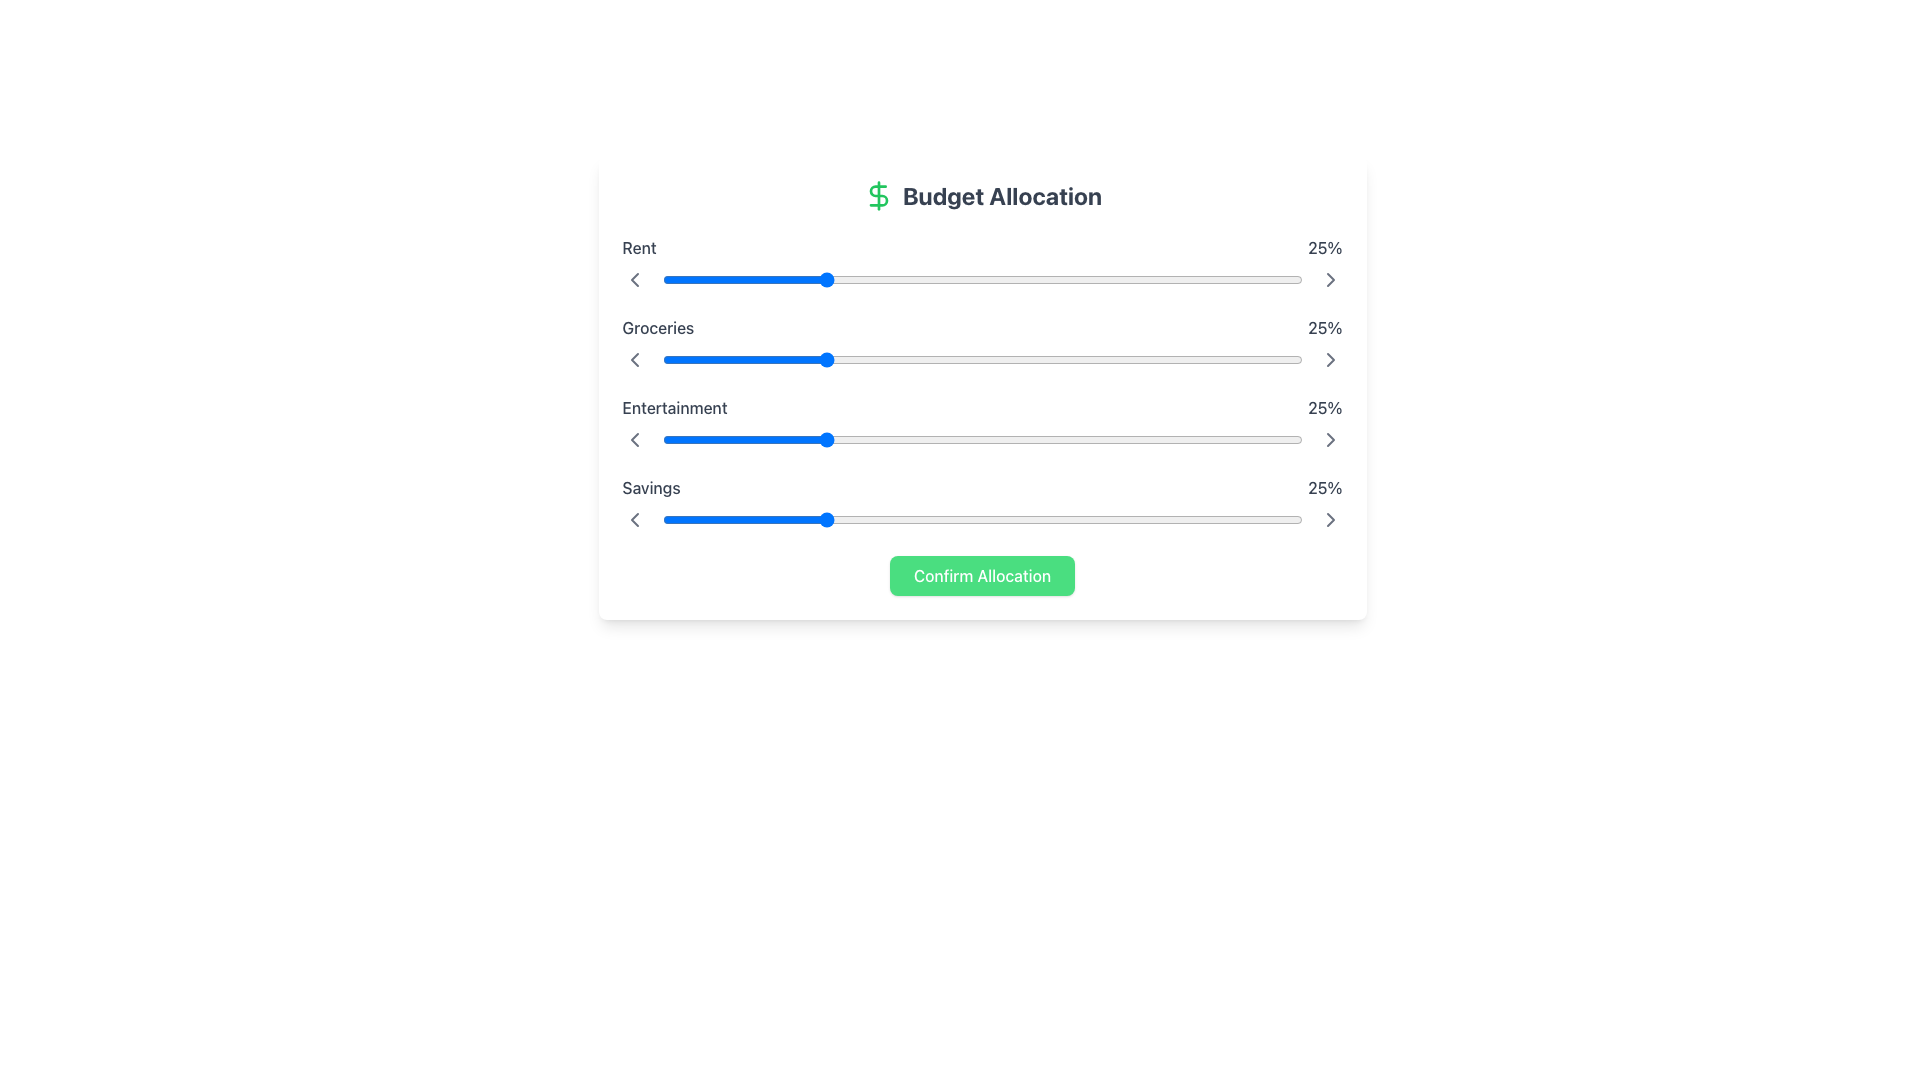 Image resolution: width=1920 pixels, height=1080 pixels. I want to click on the label displaying 'Groceries' and '25%' in the Budget Allocation panel, which is located centrally above a slider and positioned between 'Rent' and 'Entertainment', so click(982, 326).